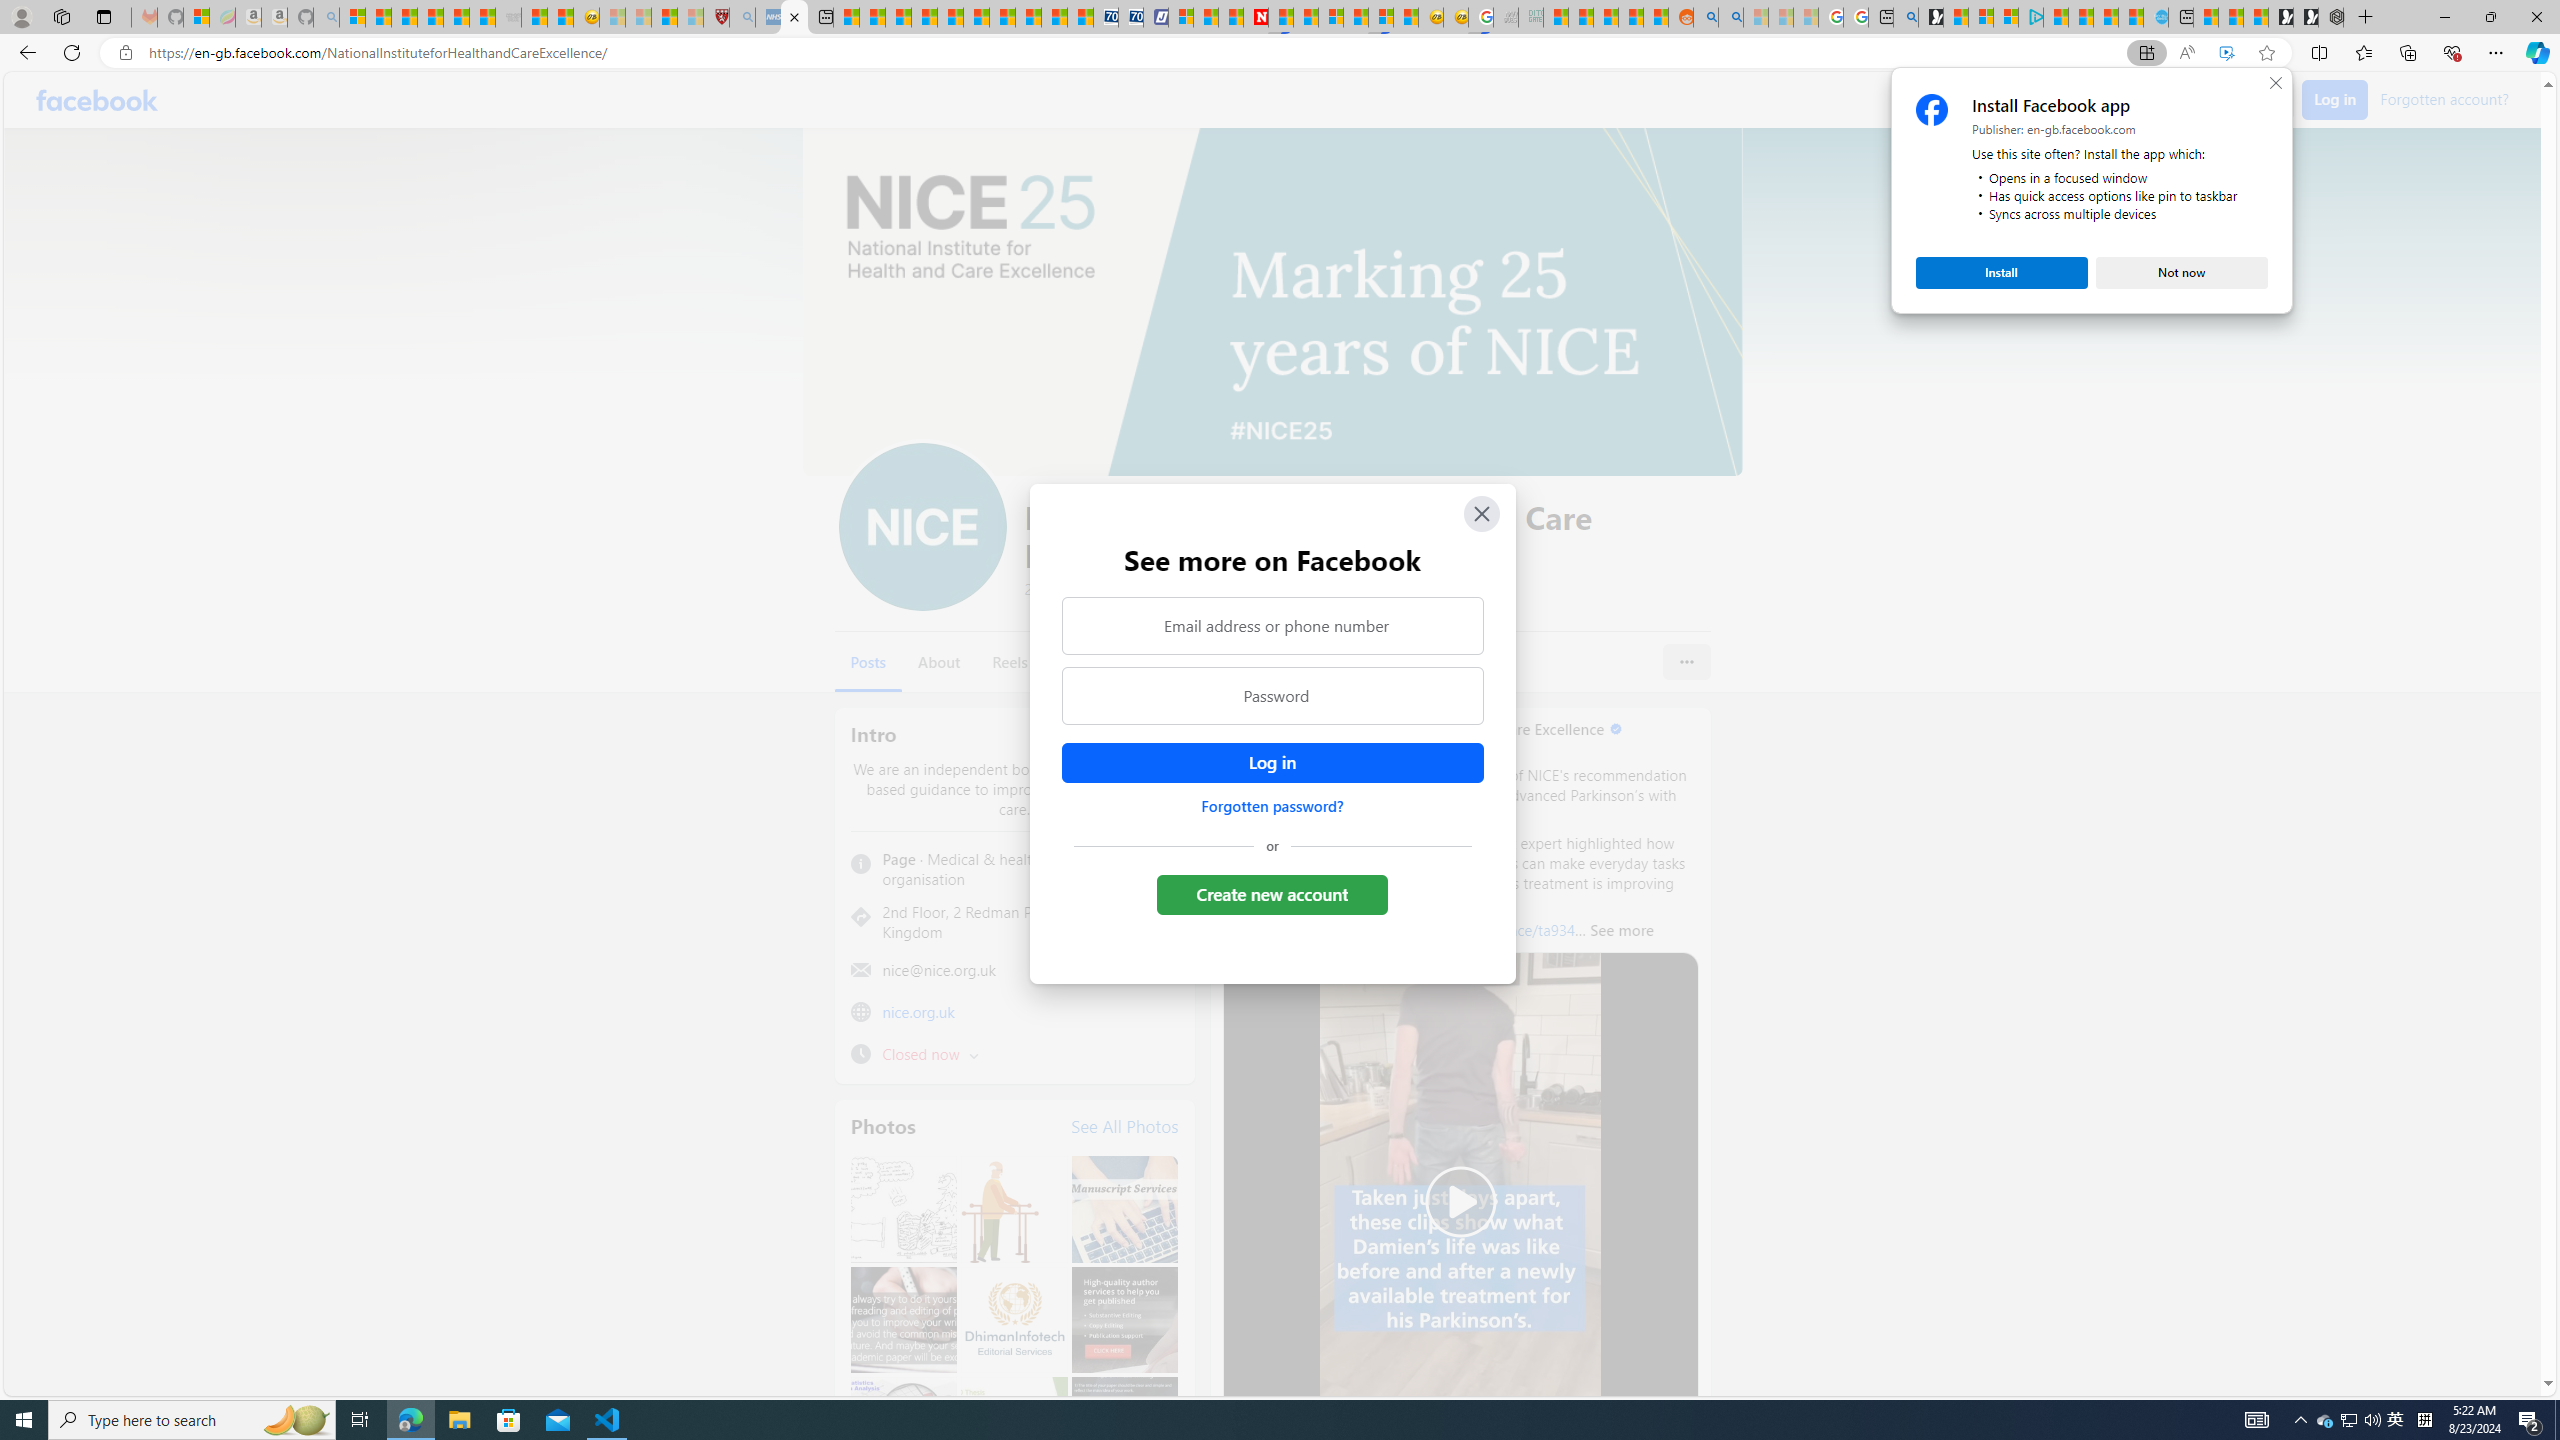 Image resolution: width=2560 pixels, height=1440 pixels. Describe the element at coordinates (458, 1418) in the screenshot. I see `'File Explorer'` at that location.